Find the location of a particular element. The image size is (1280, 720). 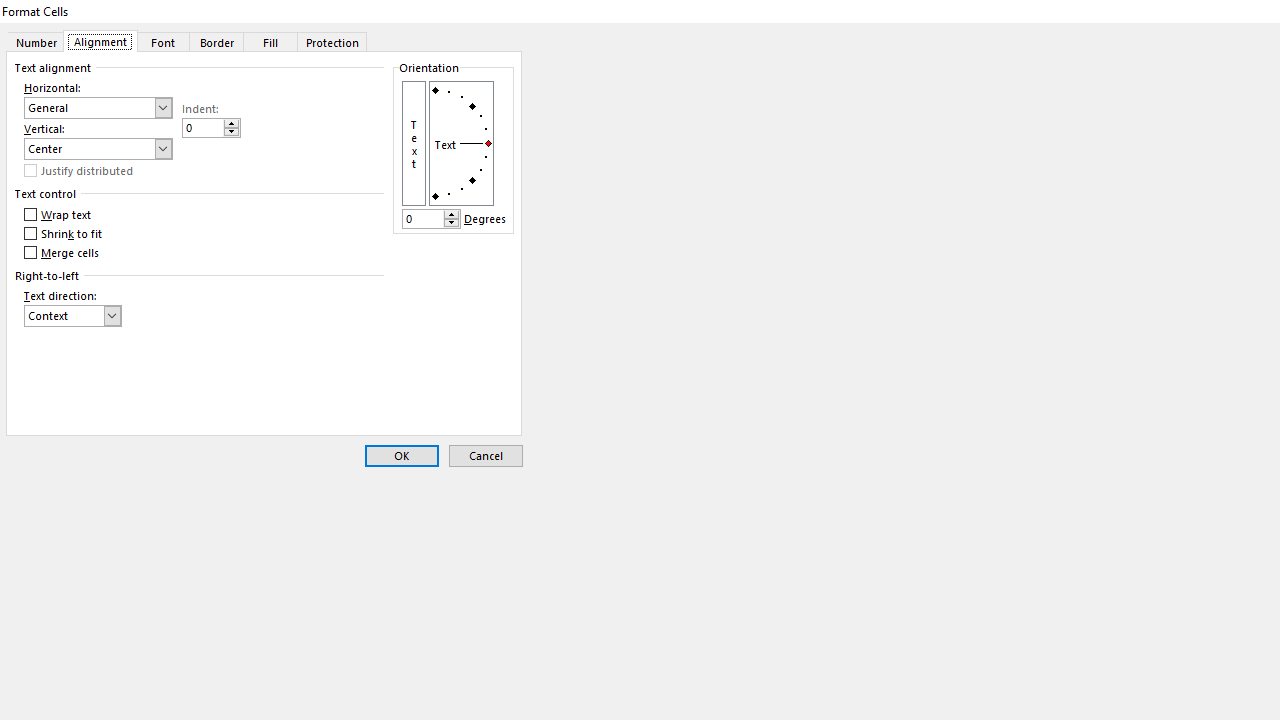

'Shrink to fit' is located at coordinates (64, 233).